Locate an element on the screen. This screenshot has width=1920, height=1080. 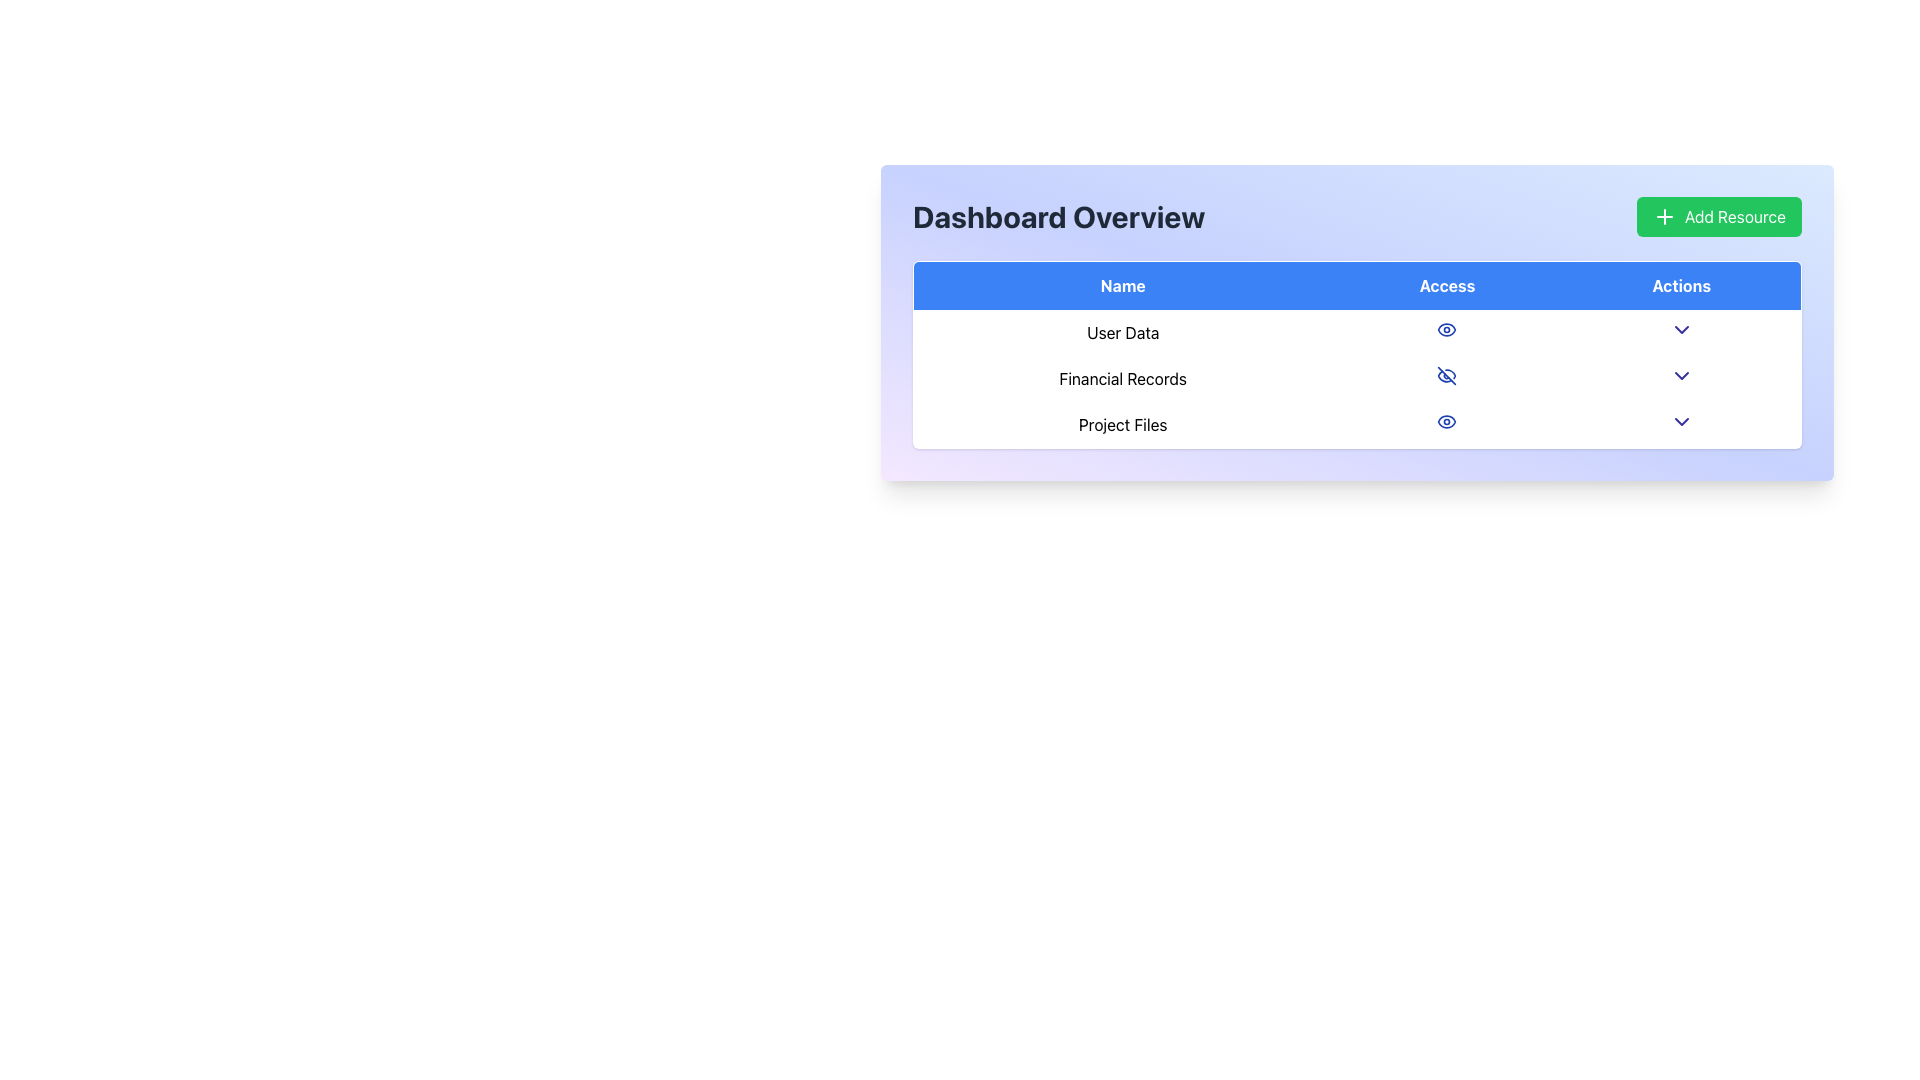
the downward-pointing chevron icon in the 'Actions' column of the 'Financial Records' entry is located at coordinates (1680, 375).